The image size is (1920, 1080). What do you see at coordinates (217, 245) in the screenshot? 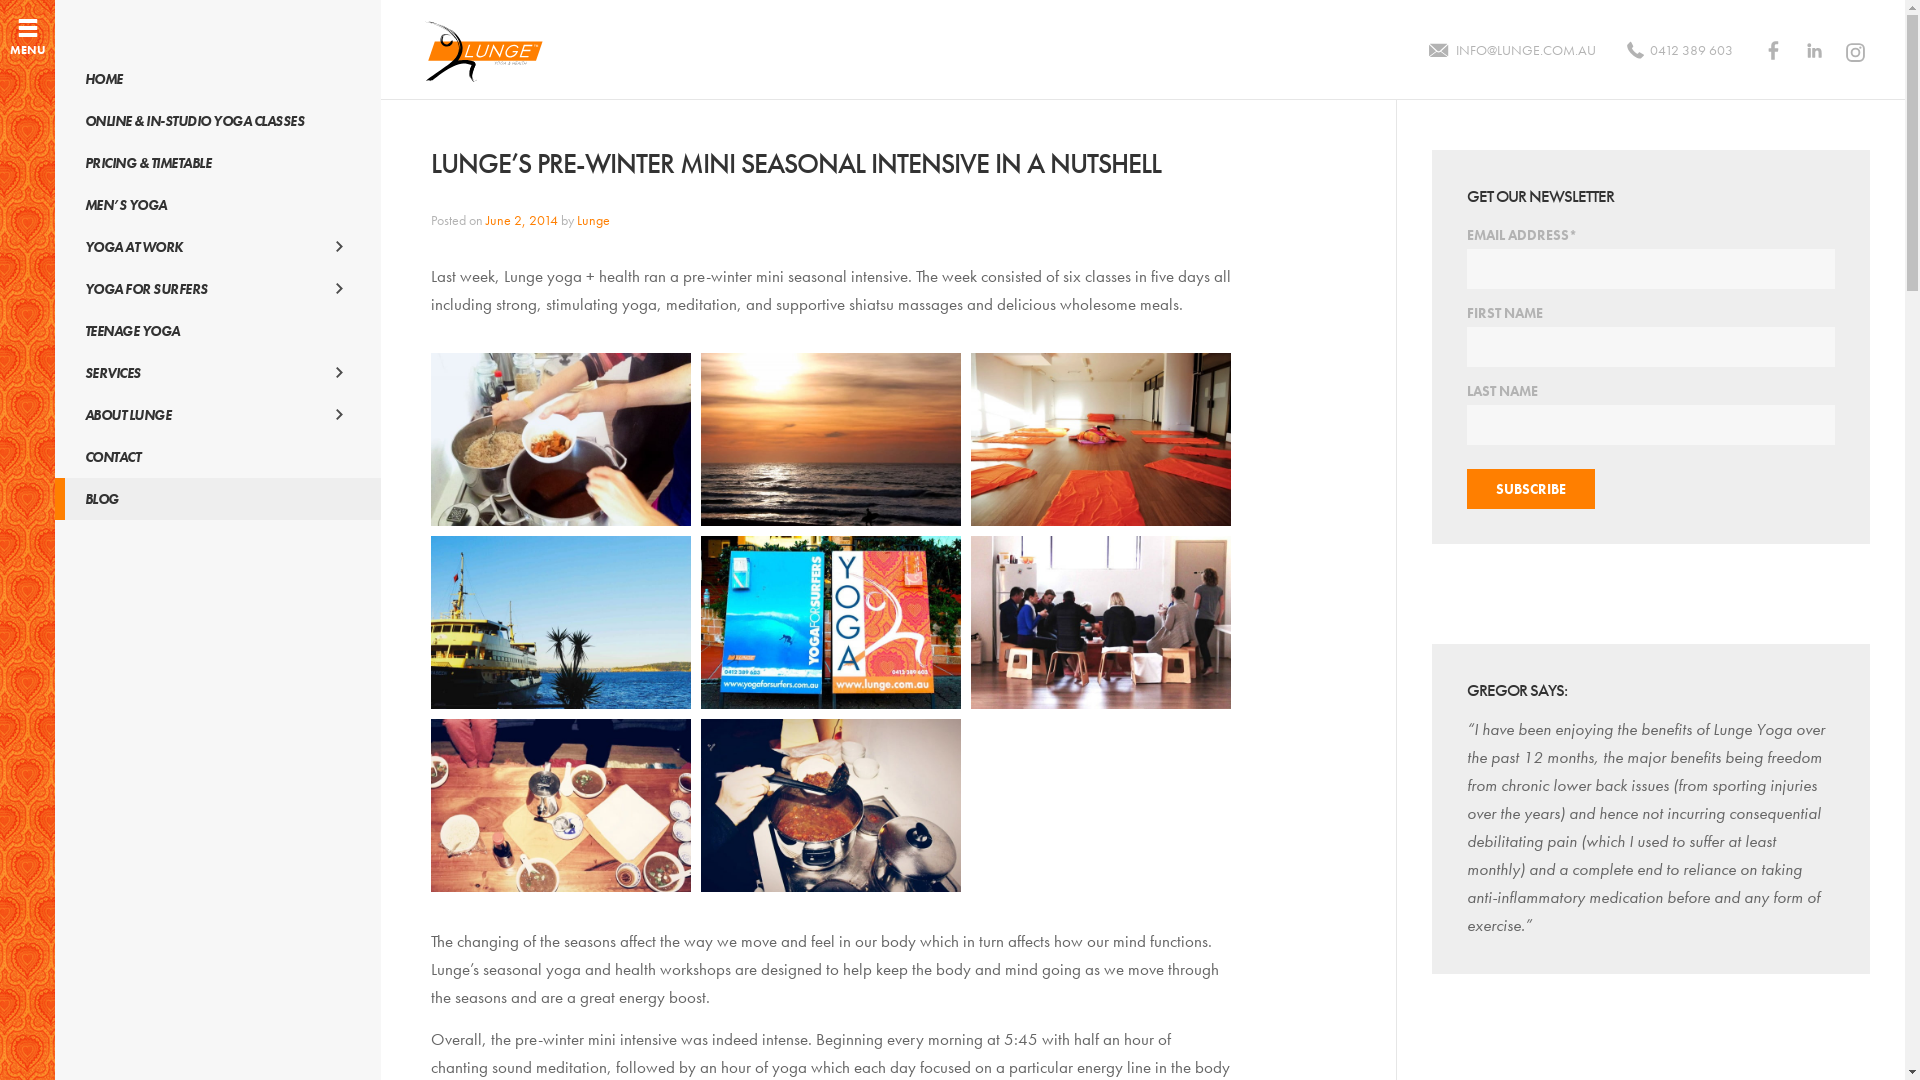
I see `'YOGA AT WORK'` at bounding box center [217, 245].